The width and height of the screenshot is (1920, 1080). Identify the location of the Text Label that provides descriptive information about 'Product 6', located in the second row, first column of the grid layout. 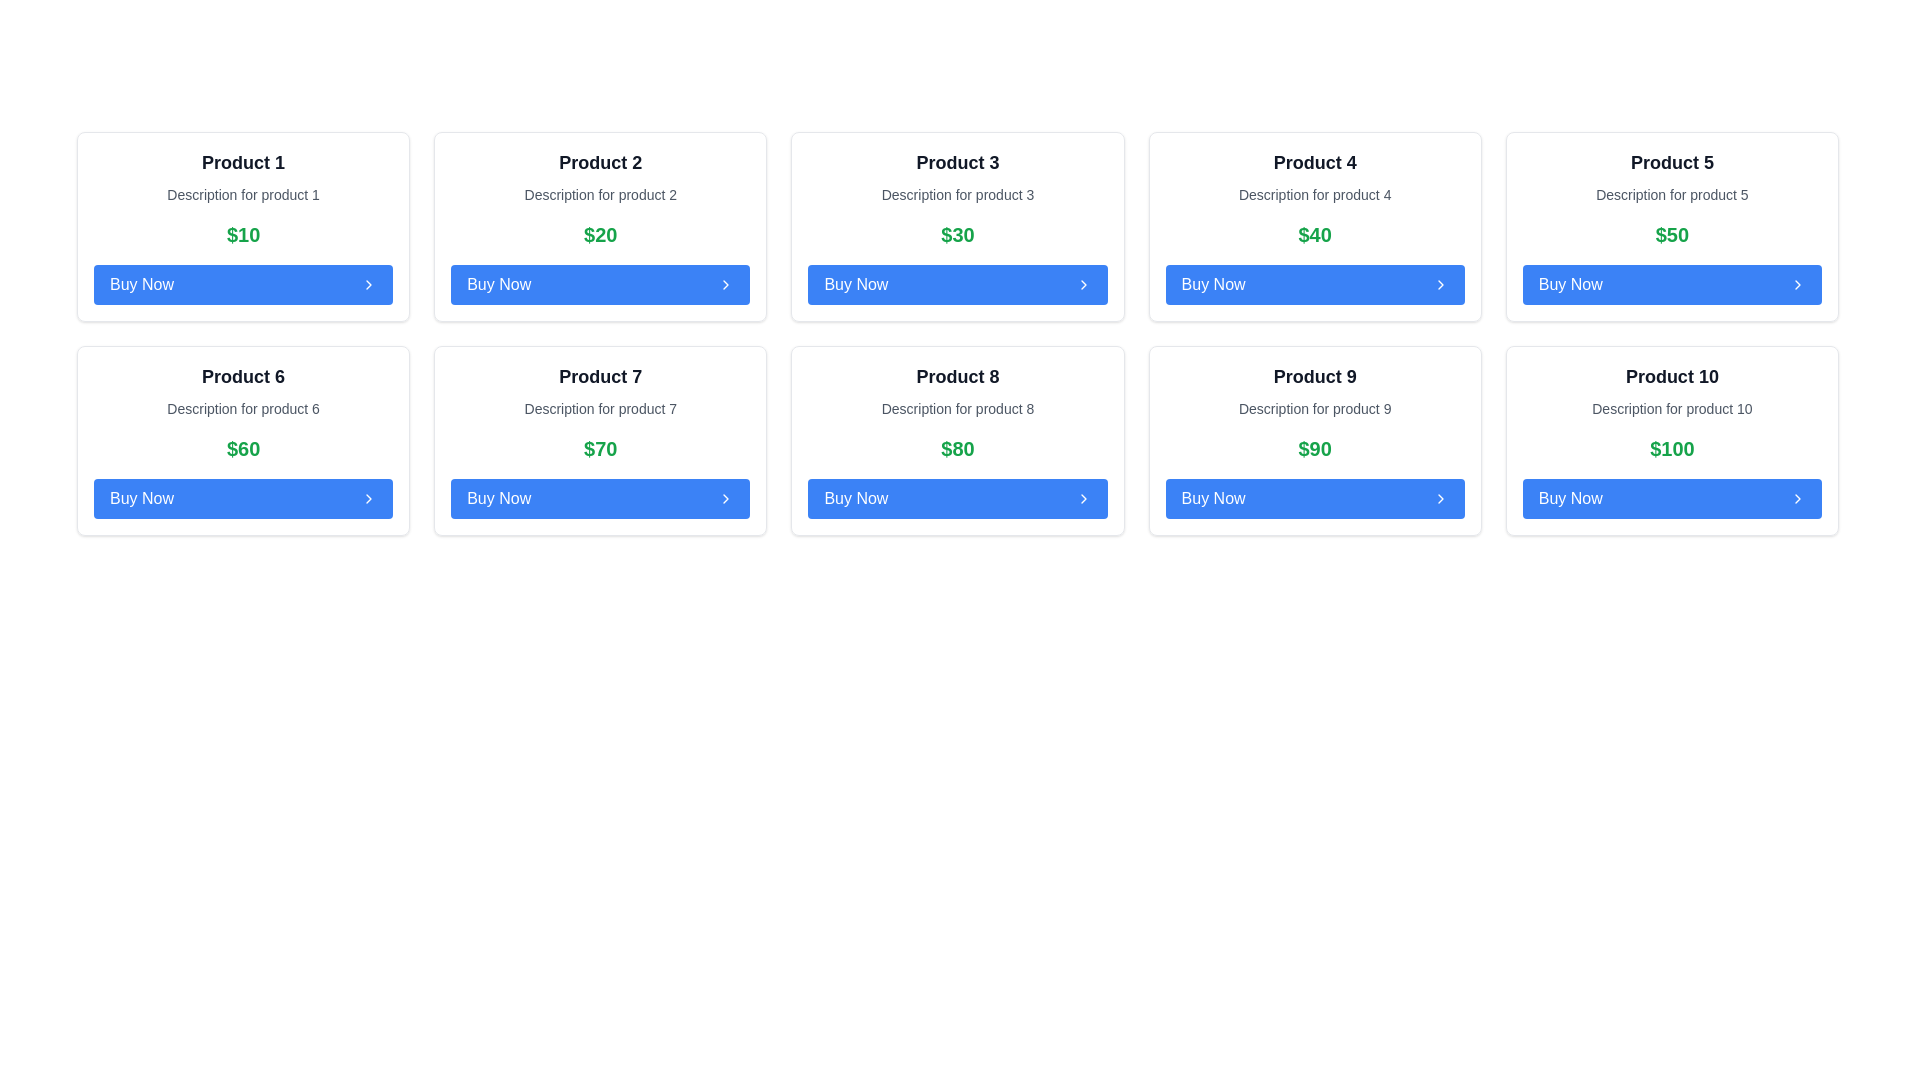
(242, 407).